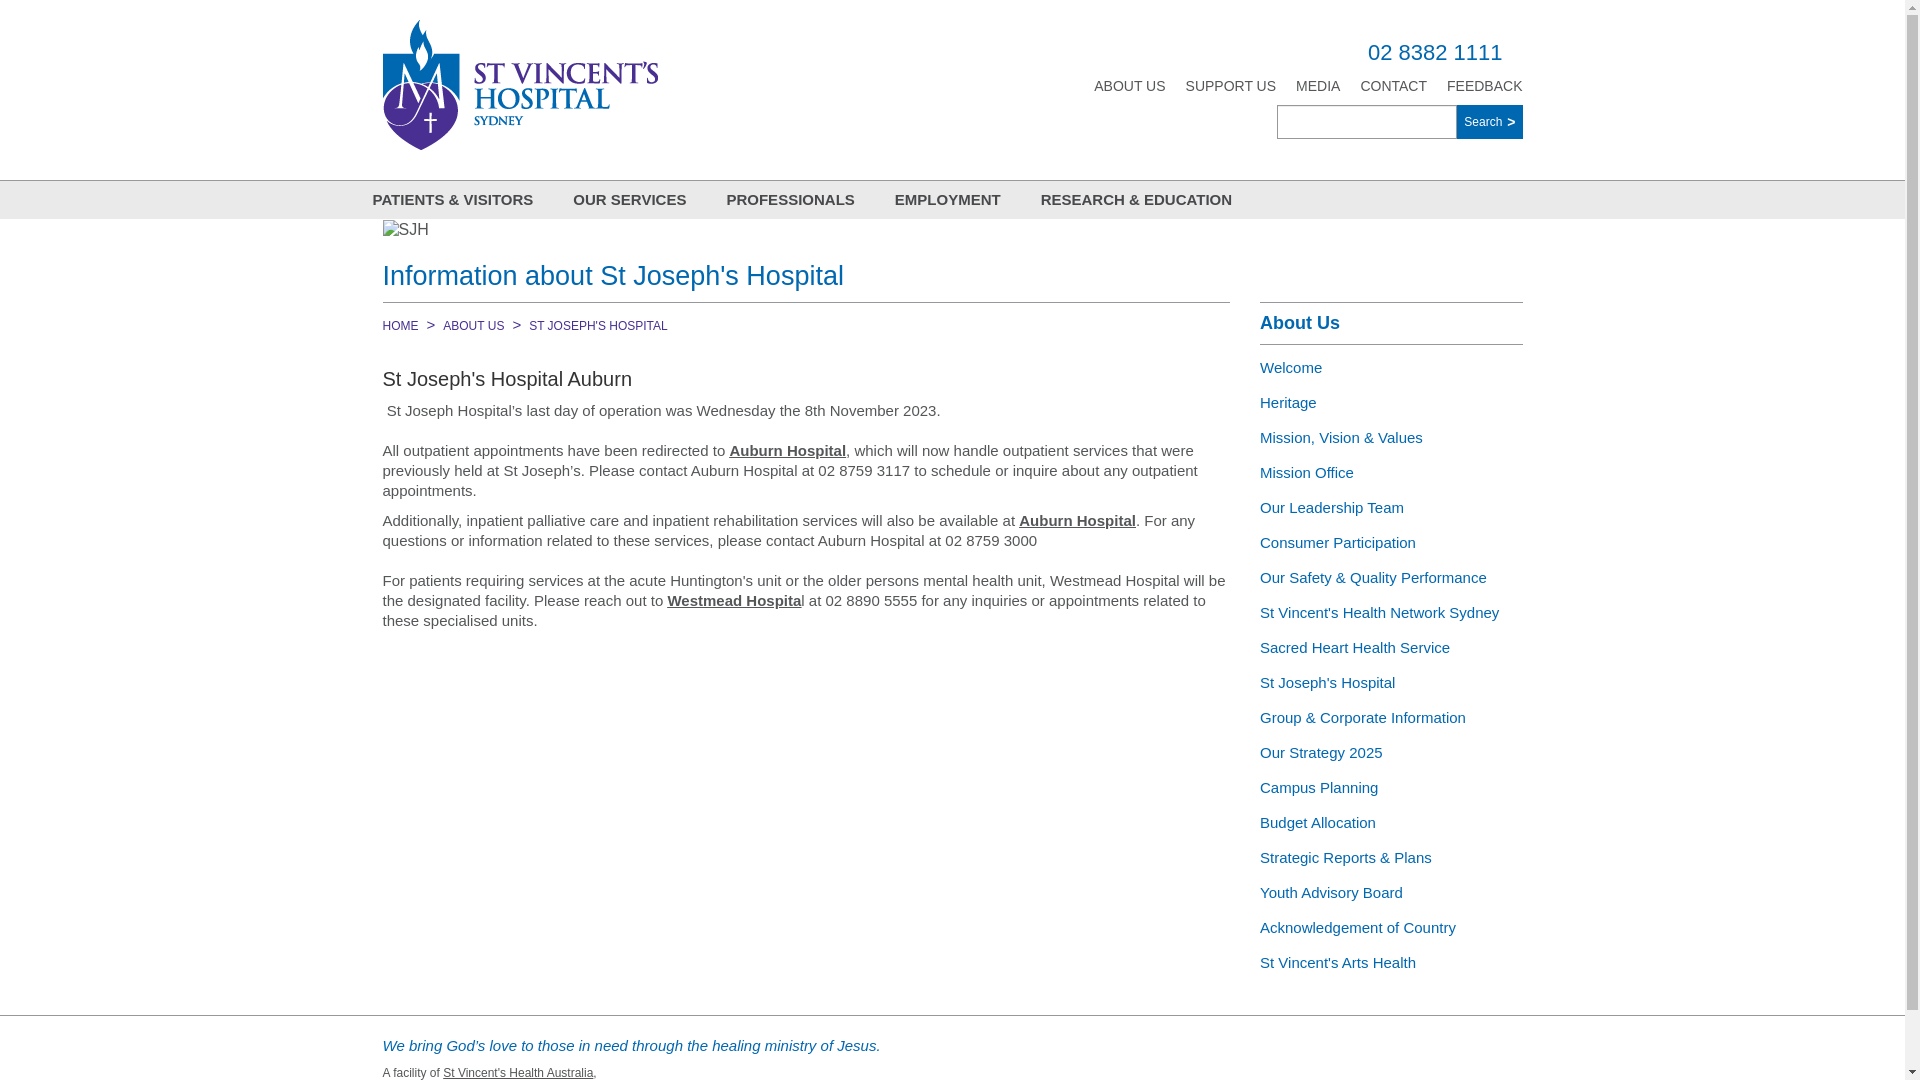 Image resolution: width=1920 pixels, height=1080 pixels. I want to click on 'RESEARCH & EDUCATION', so click(1136, 200).